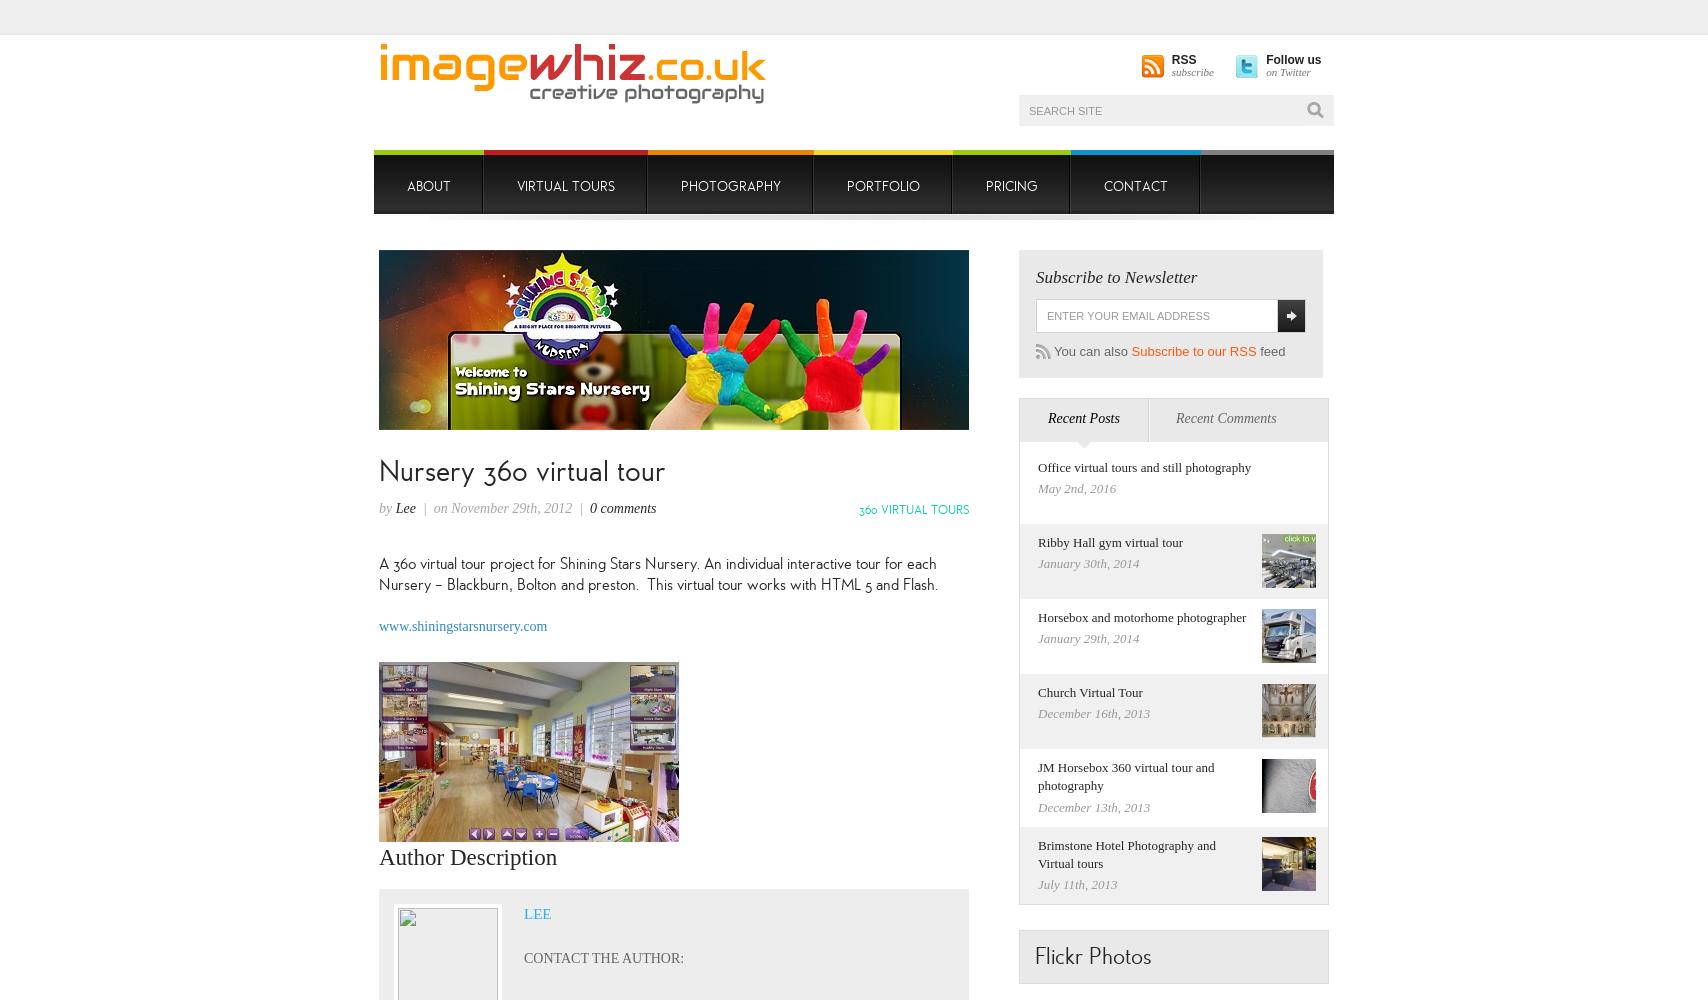  What do you see at coordinates (429, 186) in the screenshot?
I see `'About'` at bounding box center [429, 186].